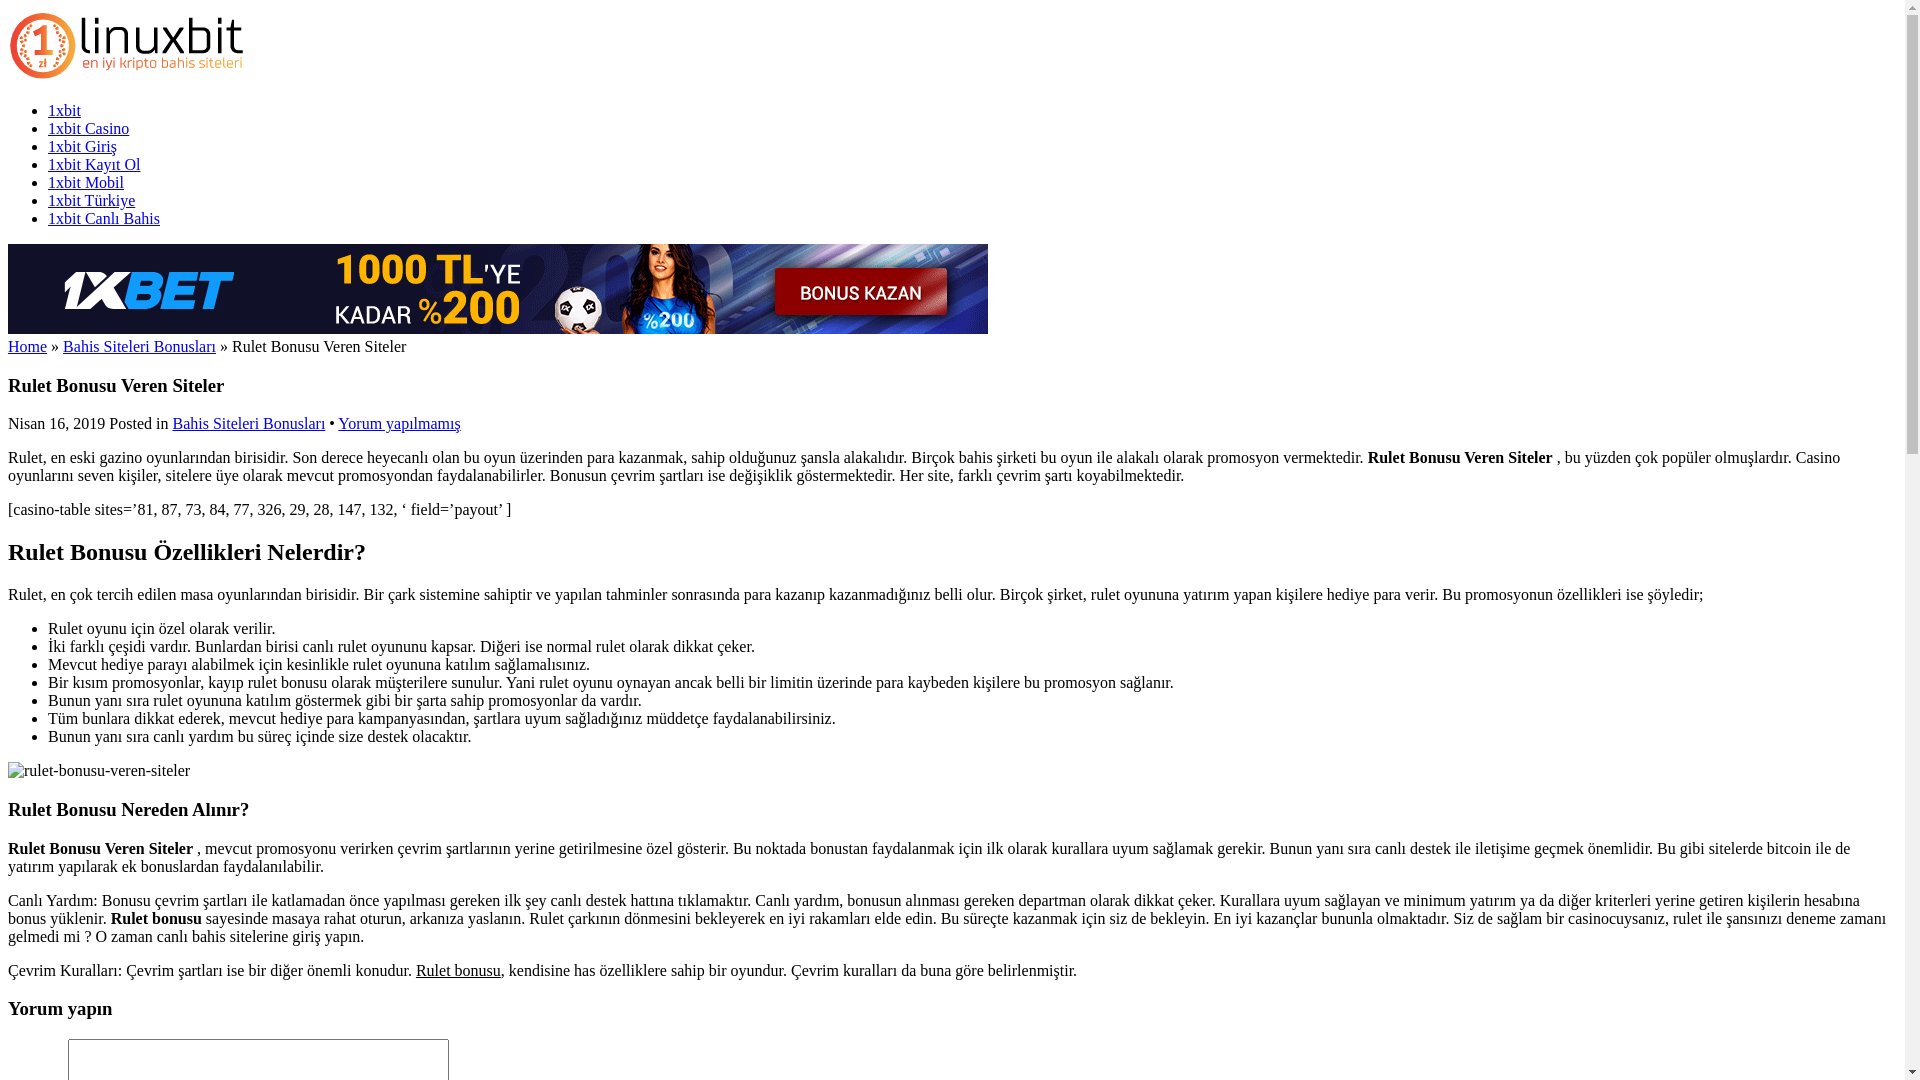  Describe the element at coordinates (48, 182) in the screenshot. I see `'1xbit Mobil'` at that location.